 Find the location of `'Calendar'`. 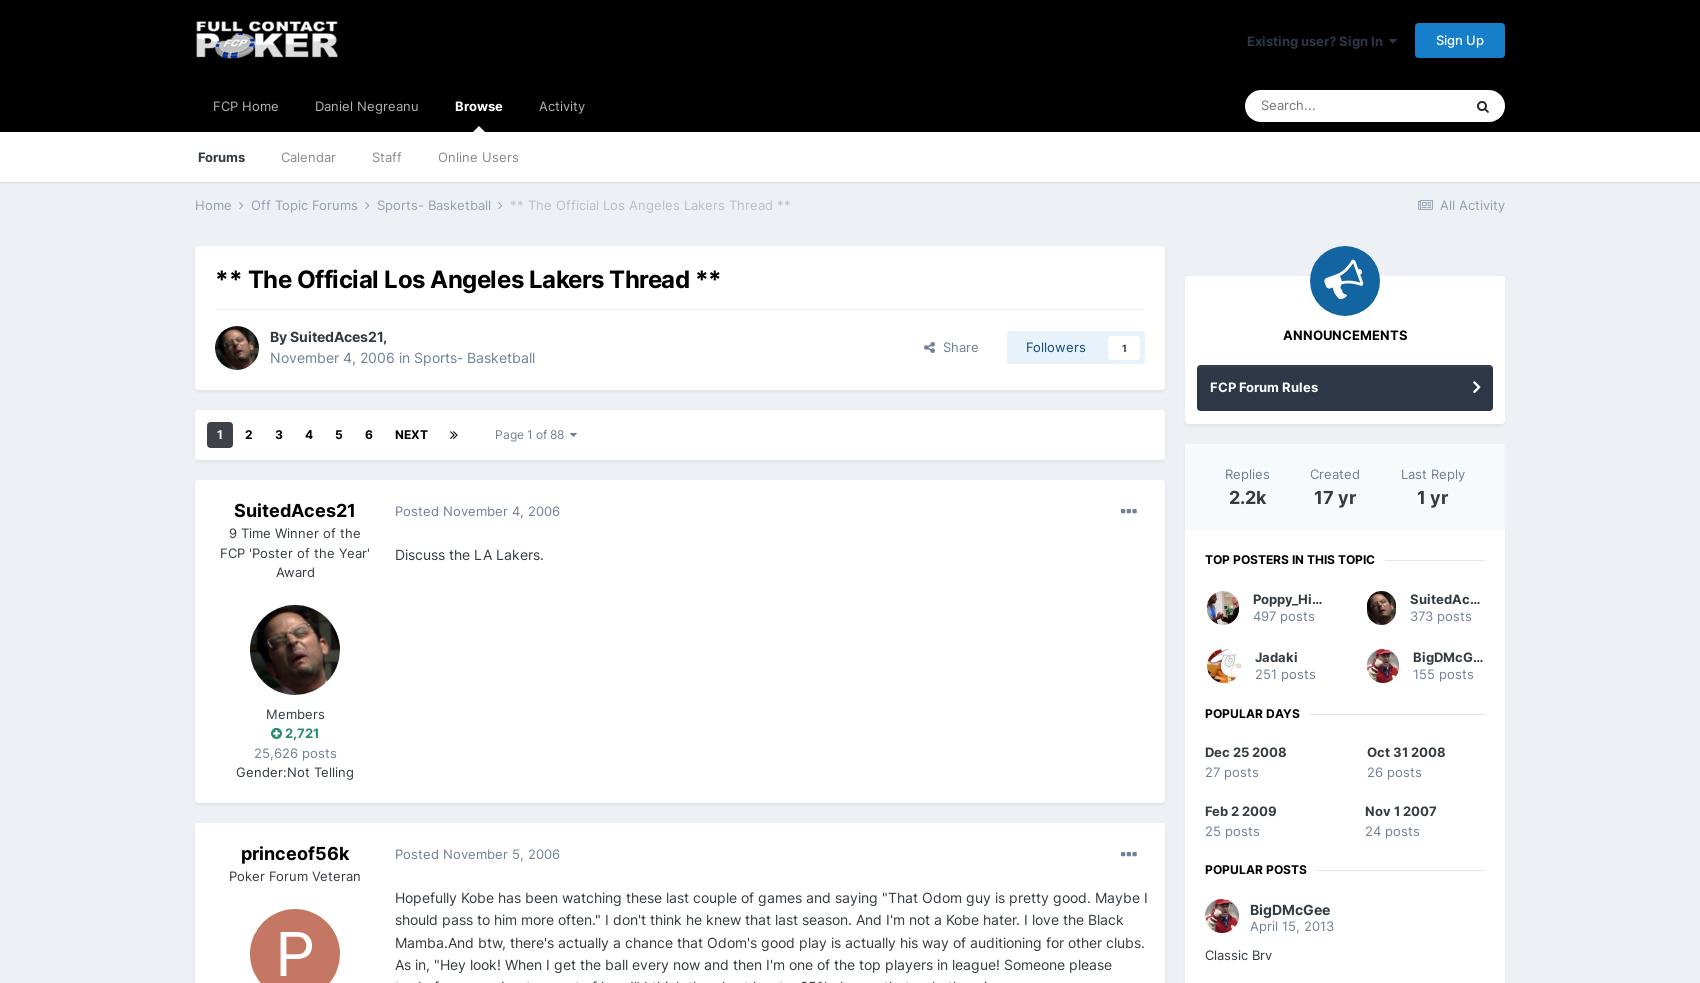

'Calendar' is located at coordinates (308, 155).